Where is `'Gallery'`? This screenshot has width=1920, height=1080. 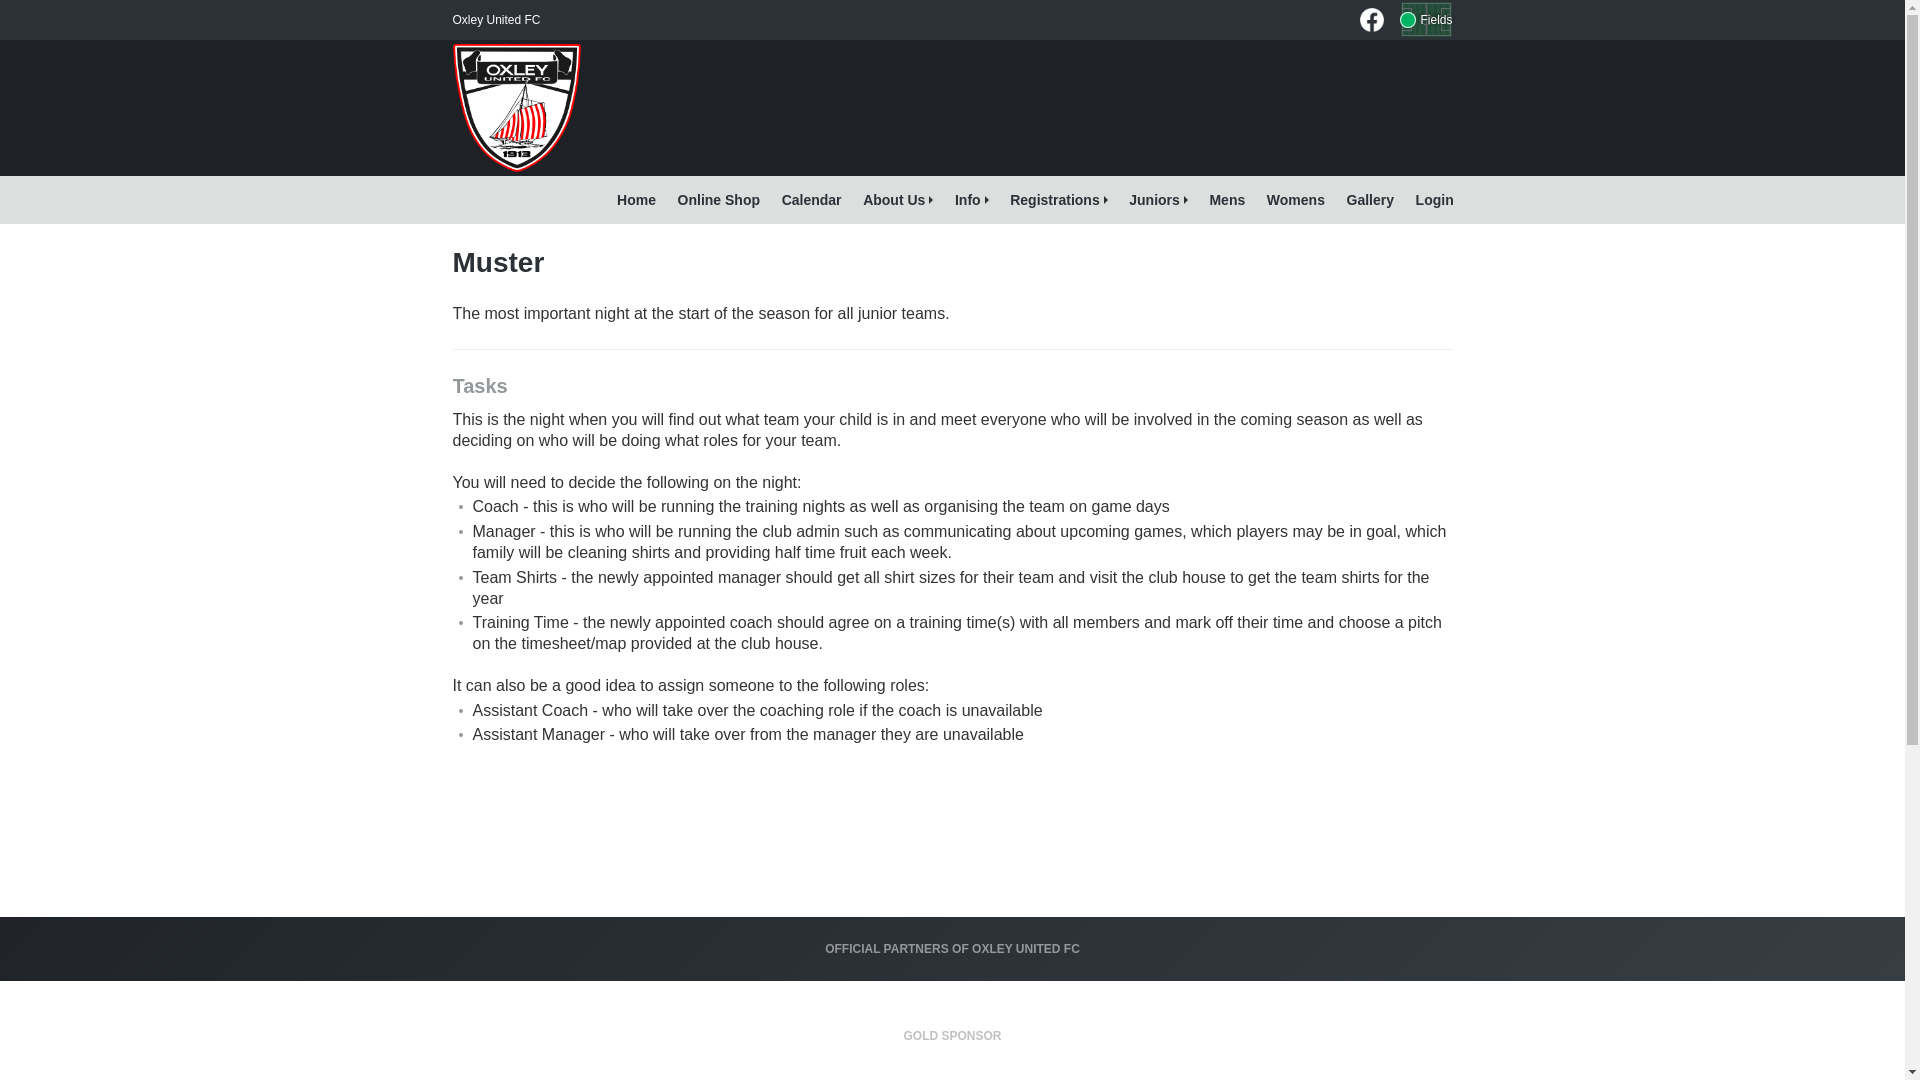
'Gallery' is located at coordinates (1369, 200).